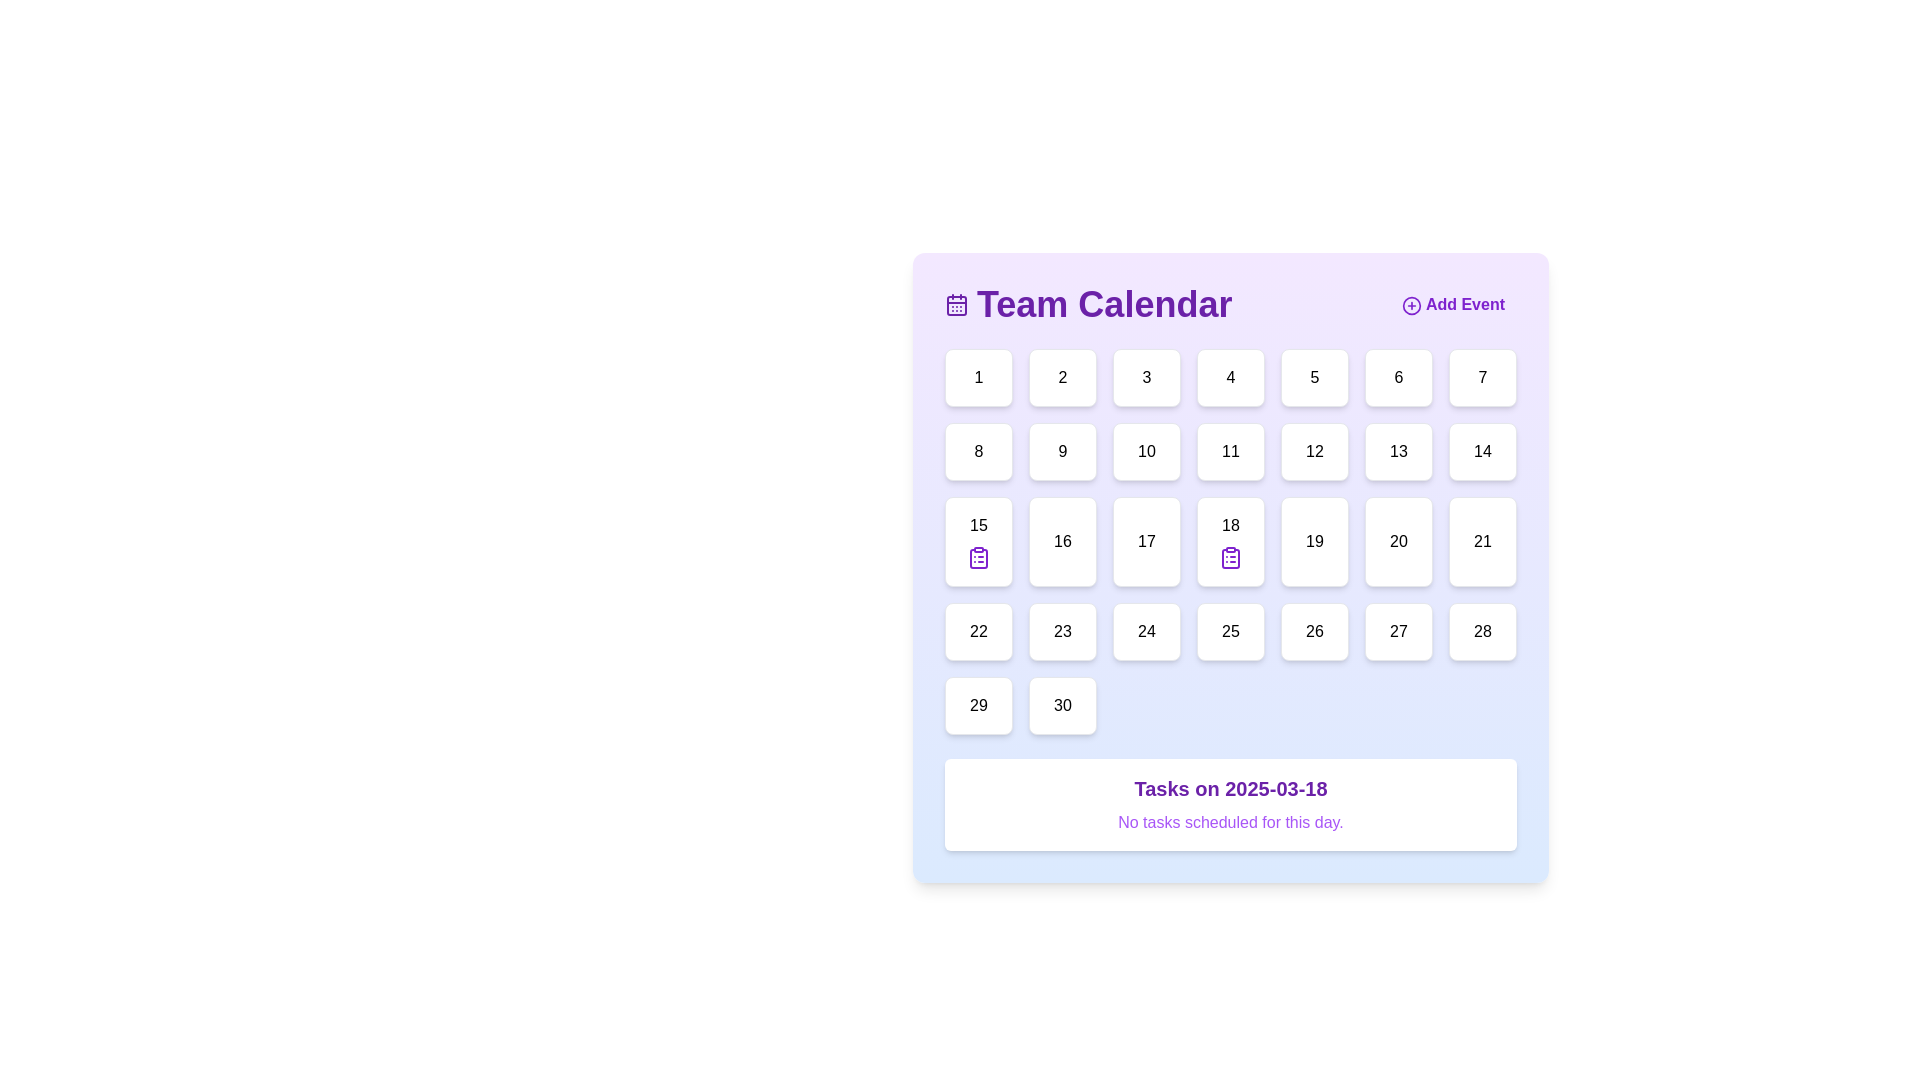  What do you see at coordinates (1061, 542) in the screenshot?
I see `the button labeled '16' located under the header 'Team Calendar' in the third row and second column of the grid` at bounding box center [1061, 542].